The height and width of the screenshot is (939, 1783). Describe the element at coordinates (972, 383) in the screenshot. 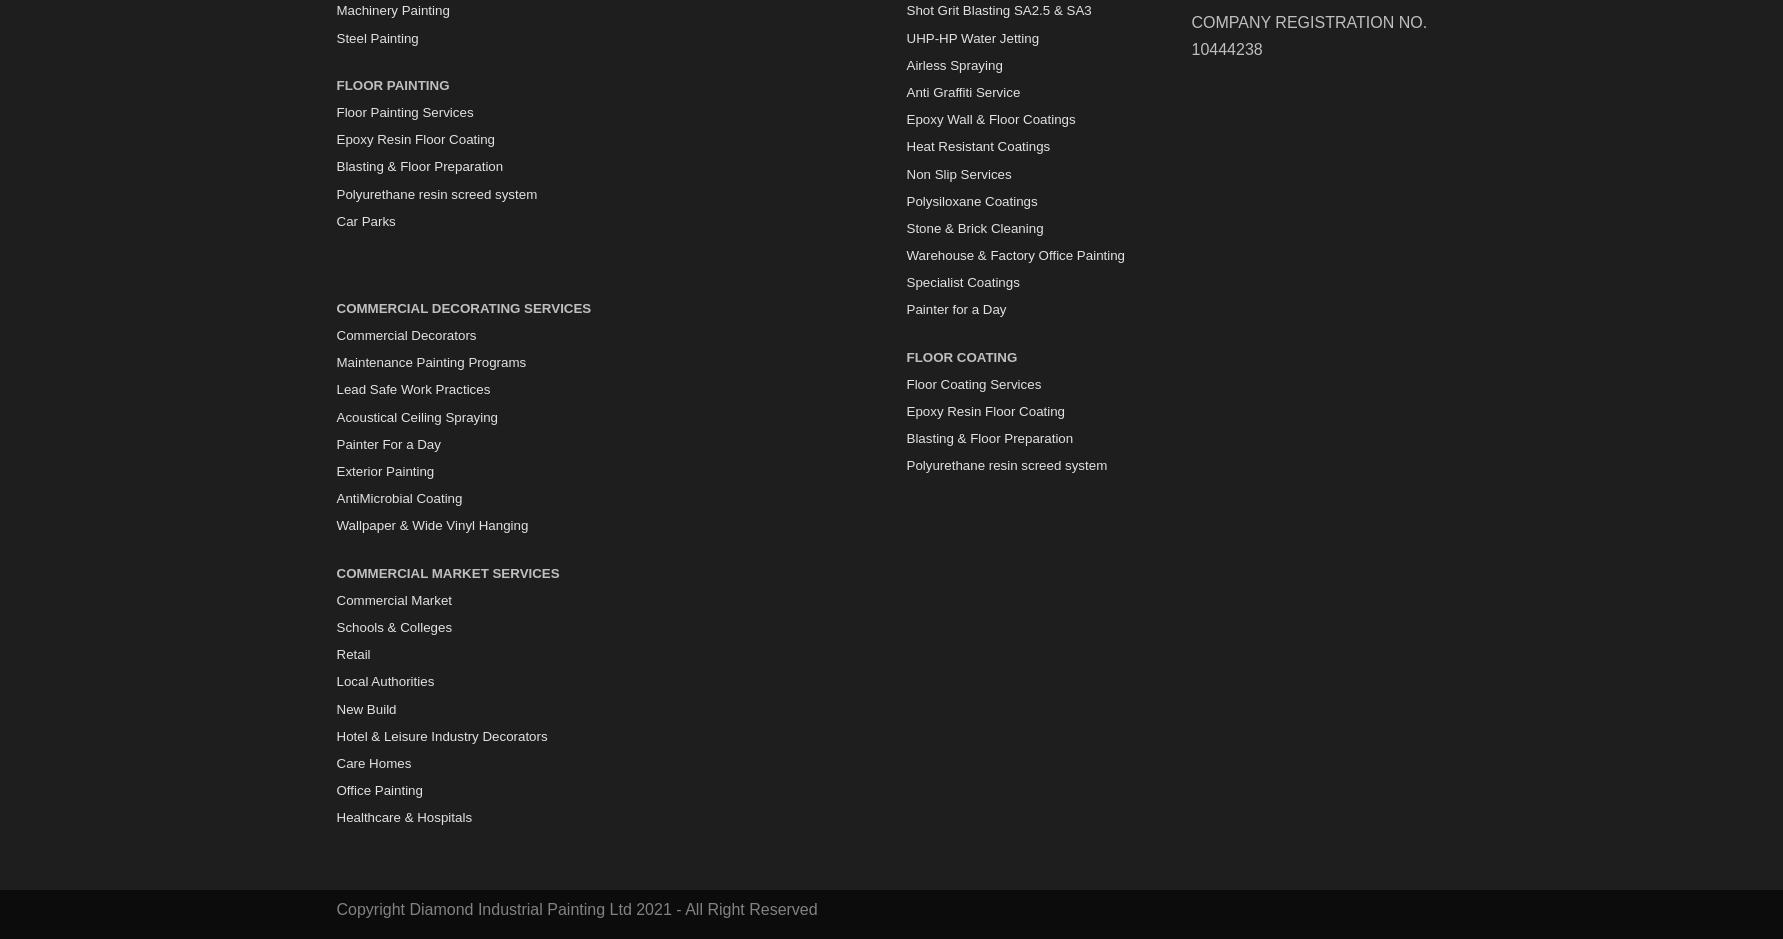

I see `'Floor Coating Services'` at that location.